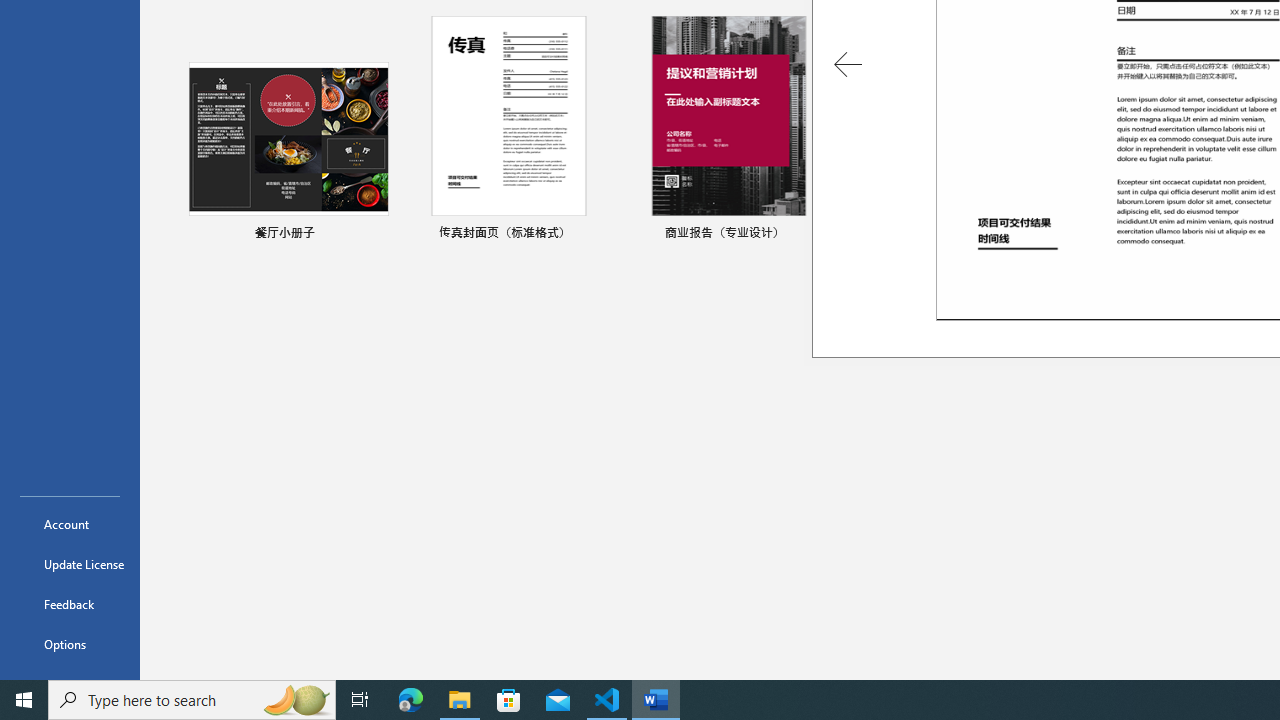  What do you see at coordinates (69, 564) in the screenshot?
I see `'Update License'` at bounding box center [69, 564].